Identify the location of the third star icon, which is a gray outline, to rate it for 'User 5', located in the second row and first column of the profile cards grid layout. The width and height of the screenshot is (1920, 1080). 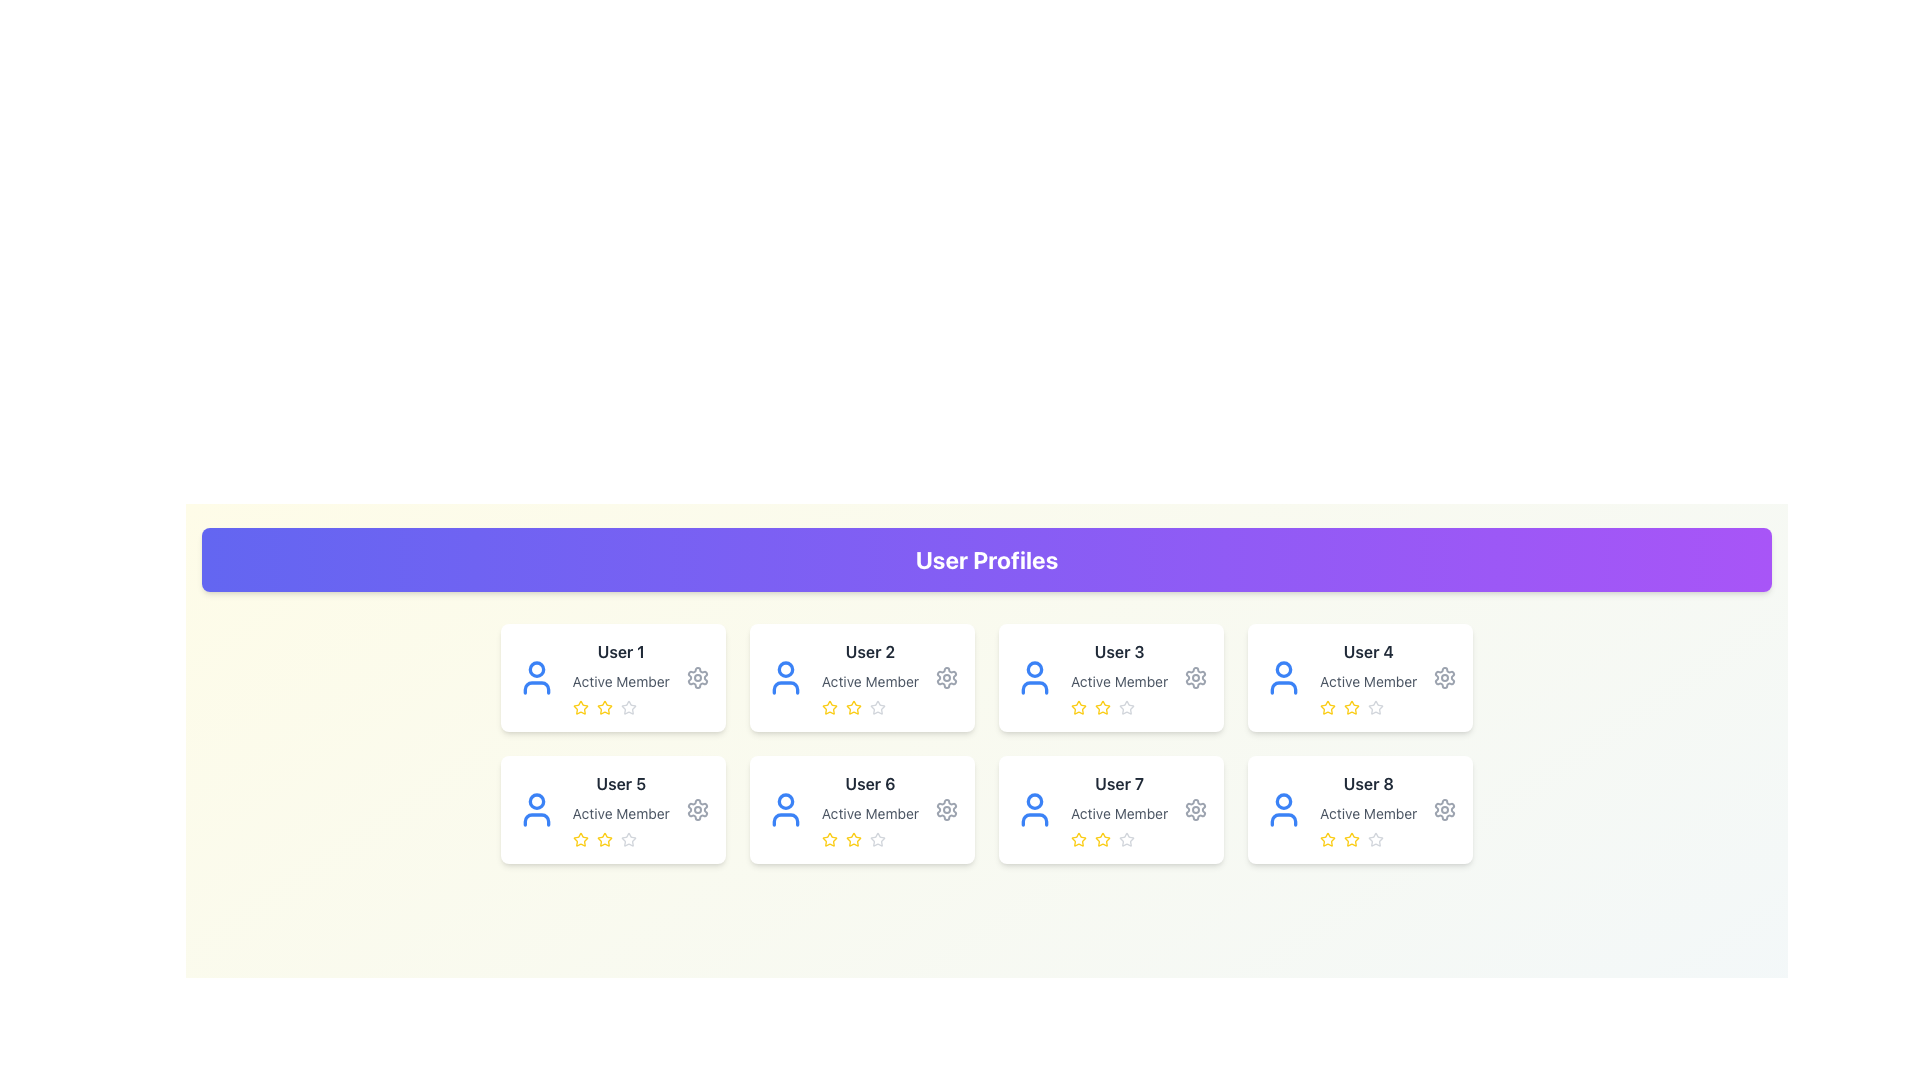
(620, 810).